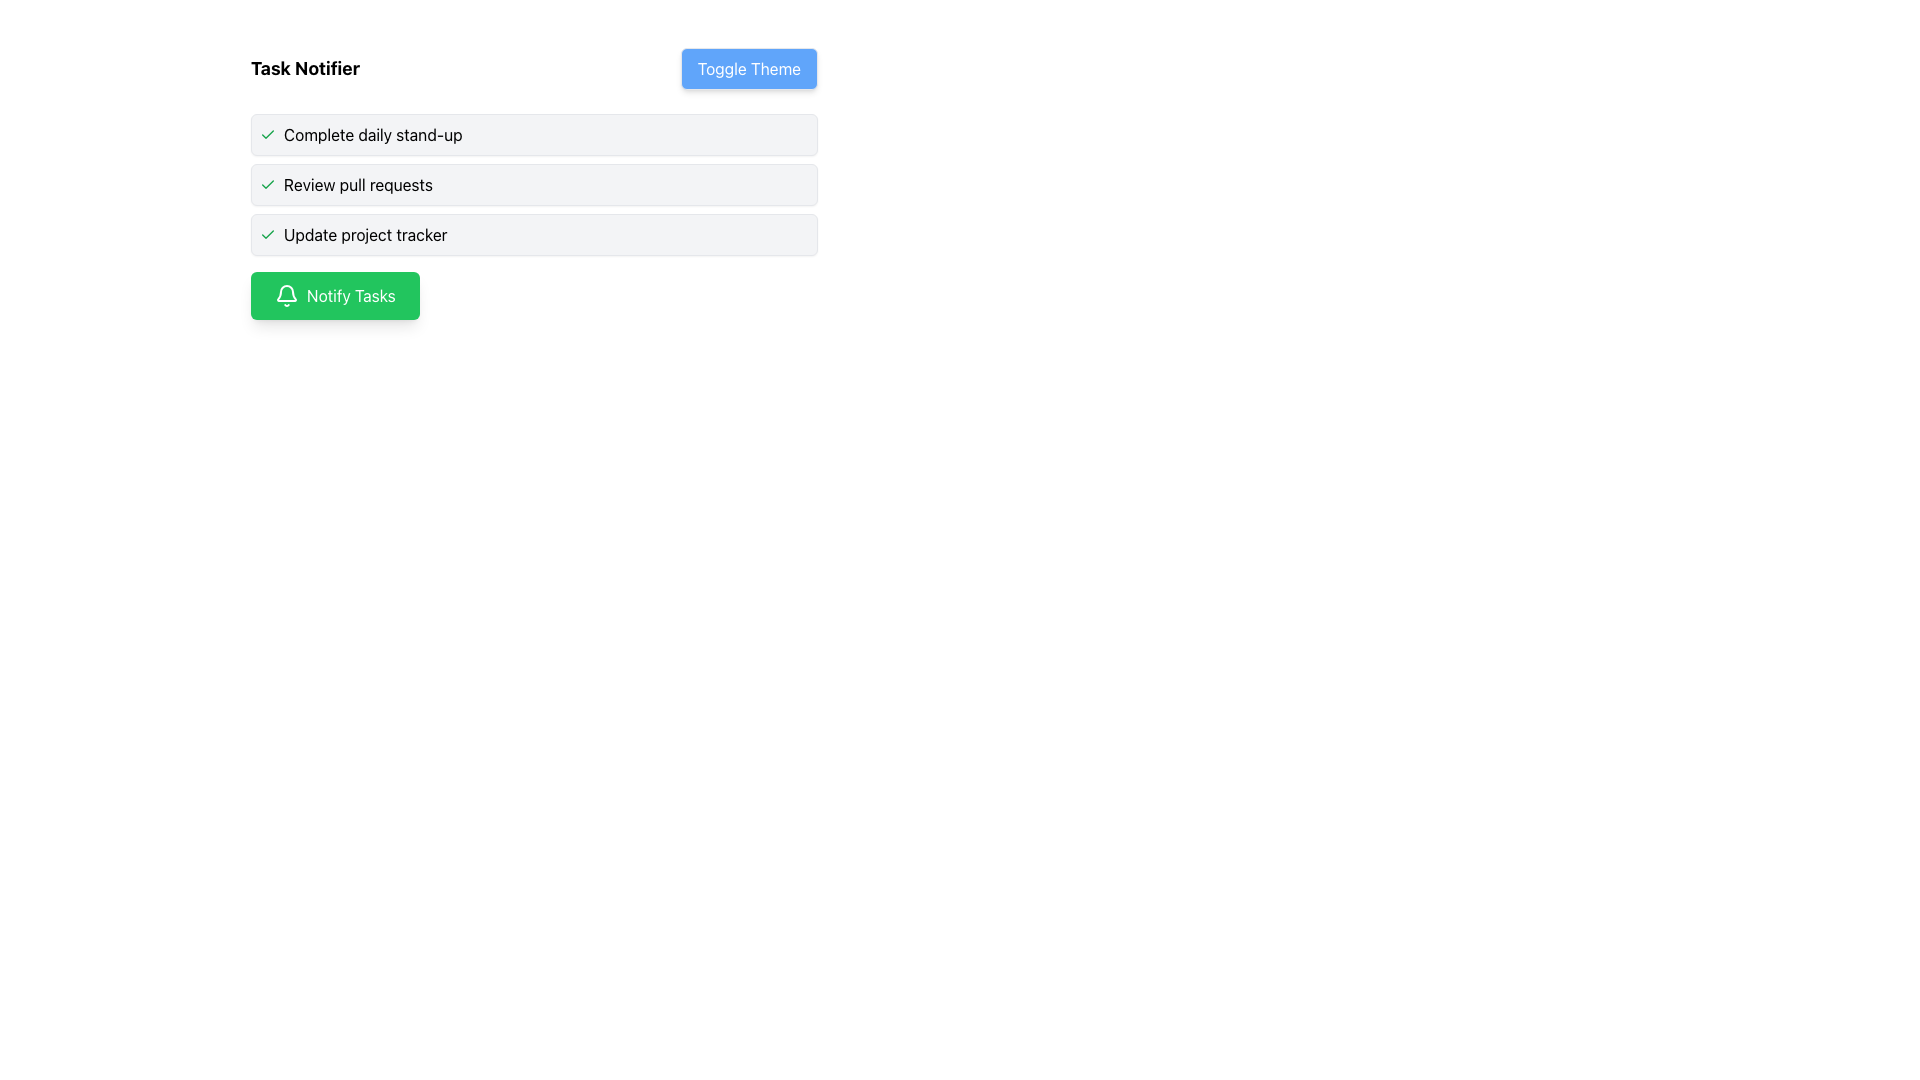 This screenshot has height=1080, width=1920. I want to click on text label 'Notify Tasks' which is centered within a green button located towards the lower part of the interface, so click(351, 296).